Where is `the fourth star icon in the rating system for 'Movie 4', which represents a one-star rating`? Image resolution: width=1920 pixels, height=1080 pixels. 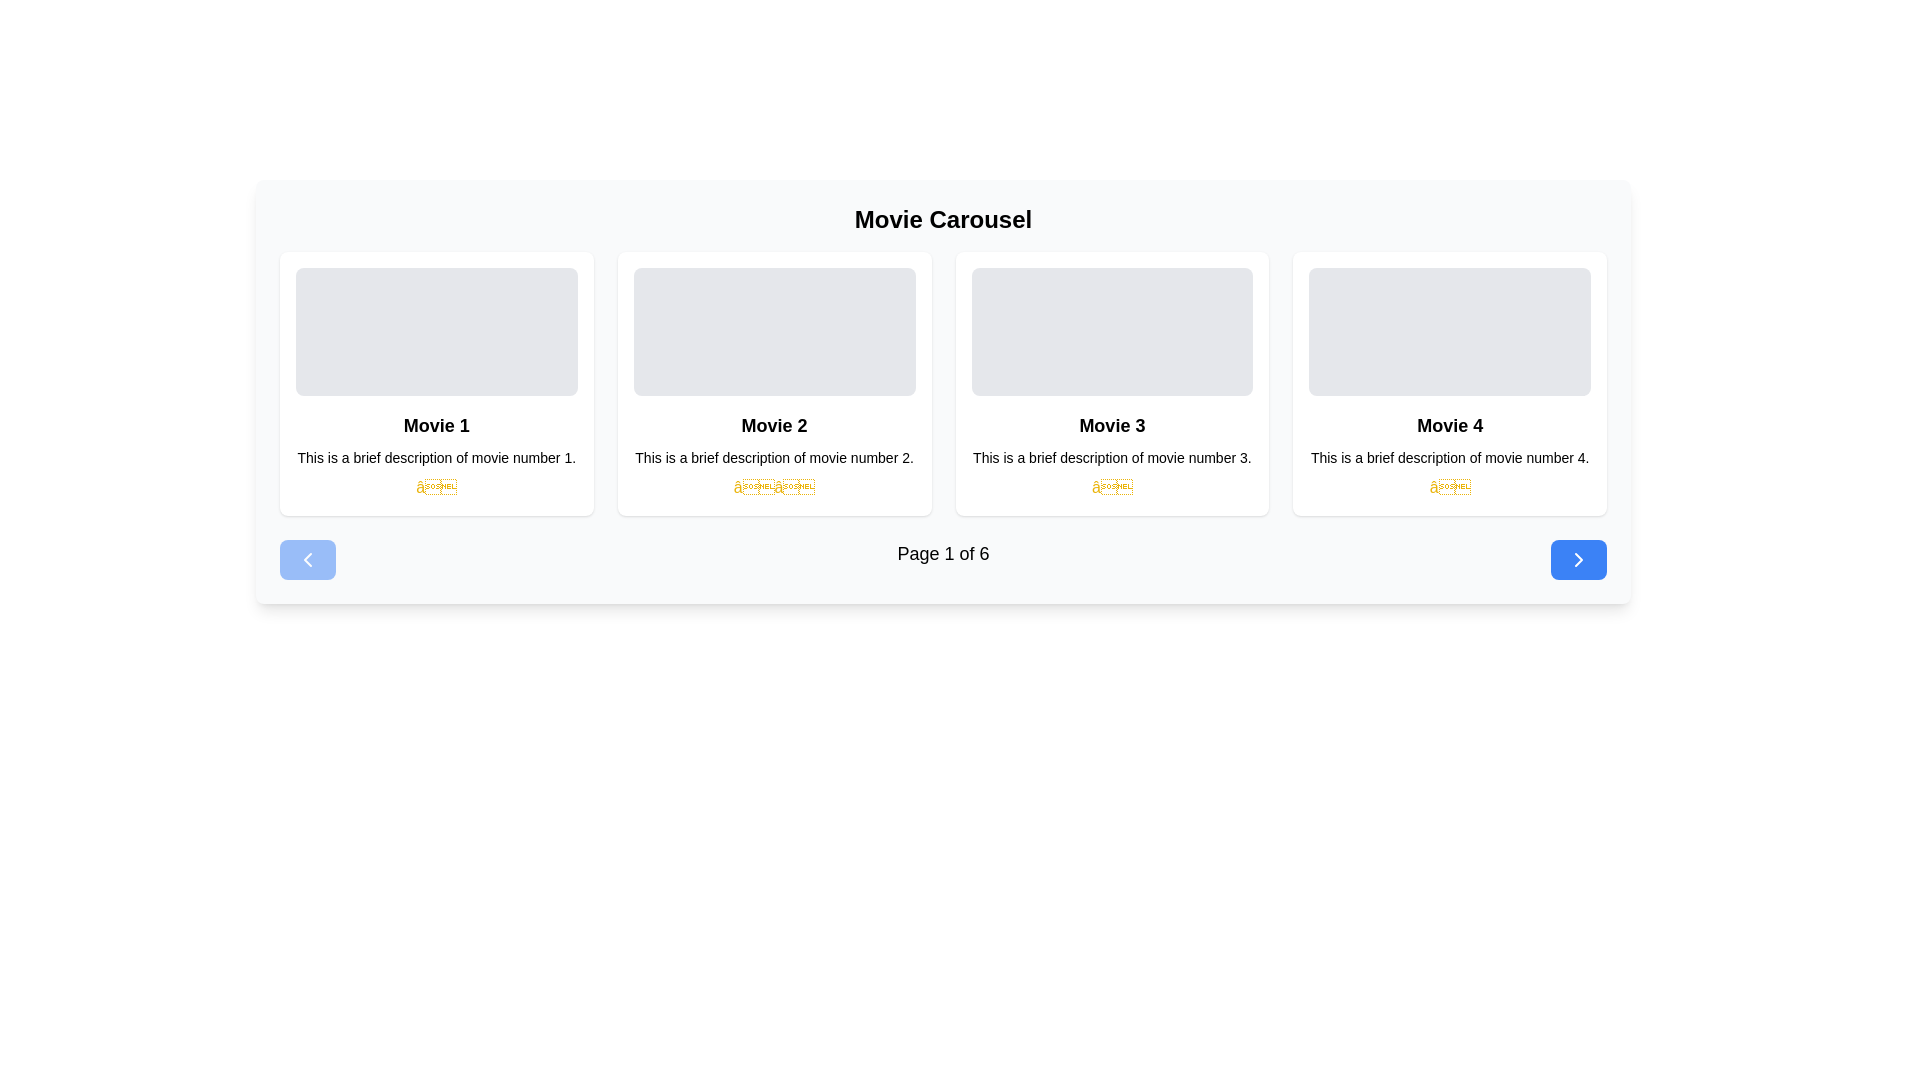 the fourth star icon in the rating system for 'Movie 4', which represents a one-star rating is located at coordinates (1450, 487).